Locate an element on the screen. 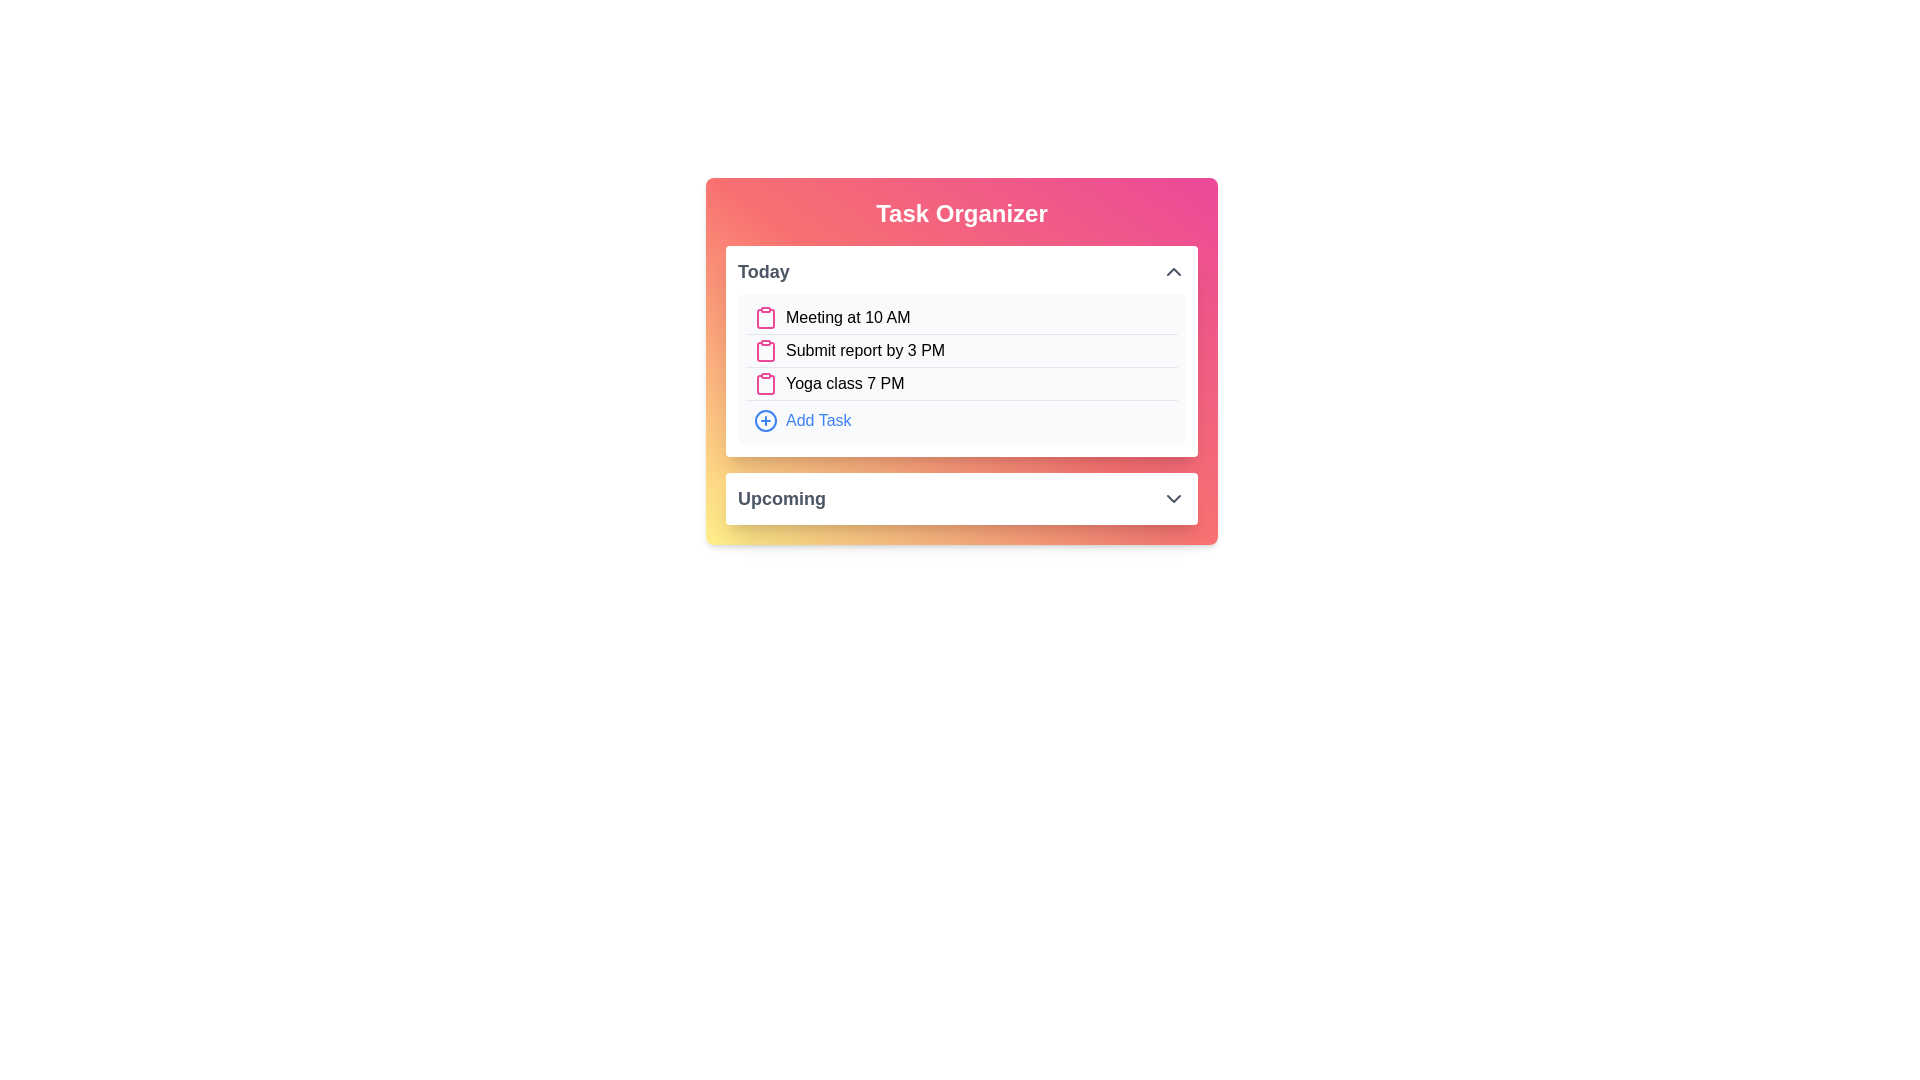 This screenshot has height=1080, width=1920. the dropdown indicator icon (chevron) is located at coordinates (1174, 497).